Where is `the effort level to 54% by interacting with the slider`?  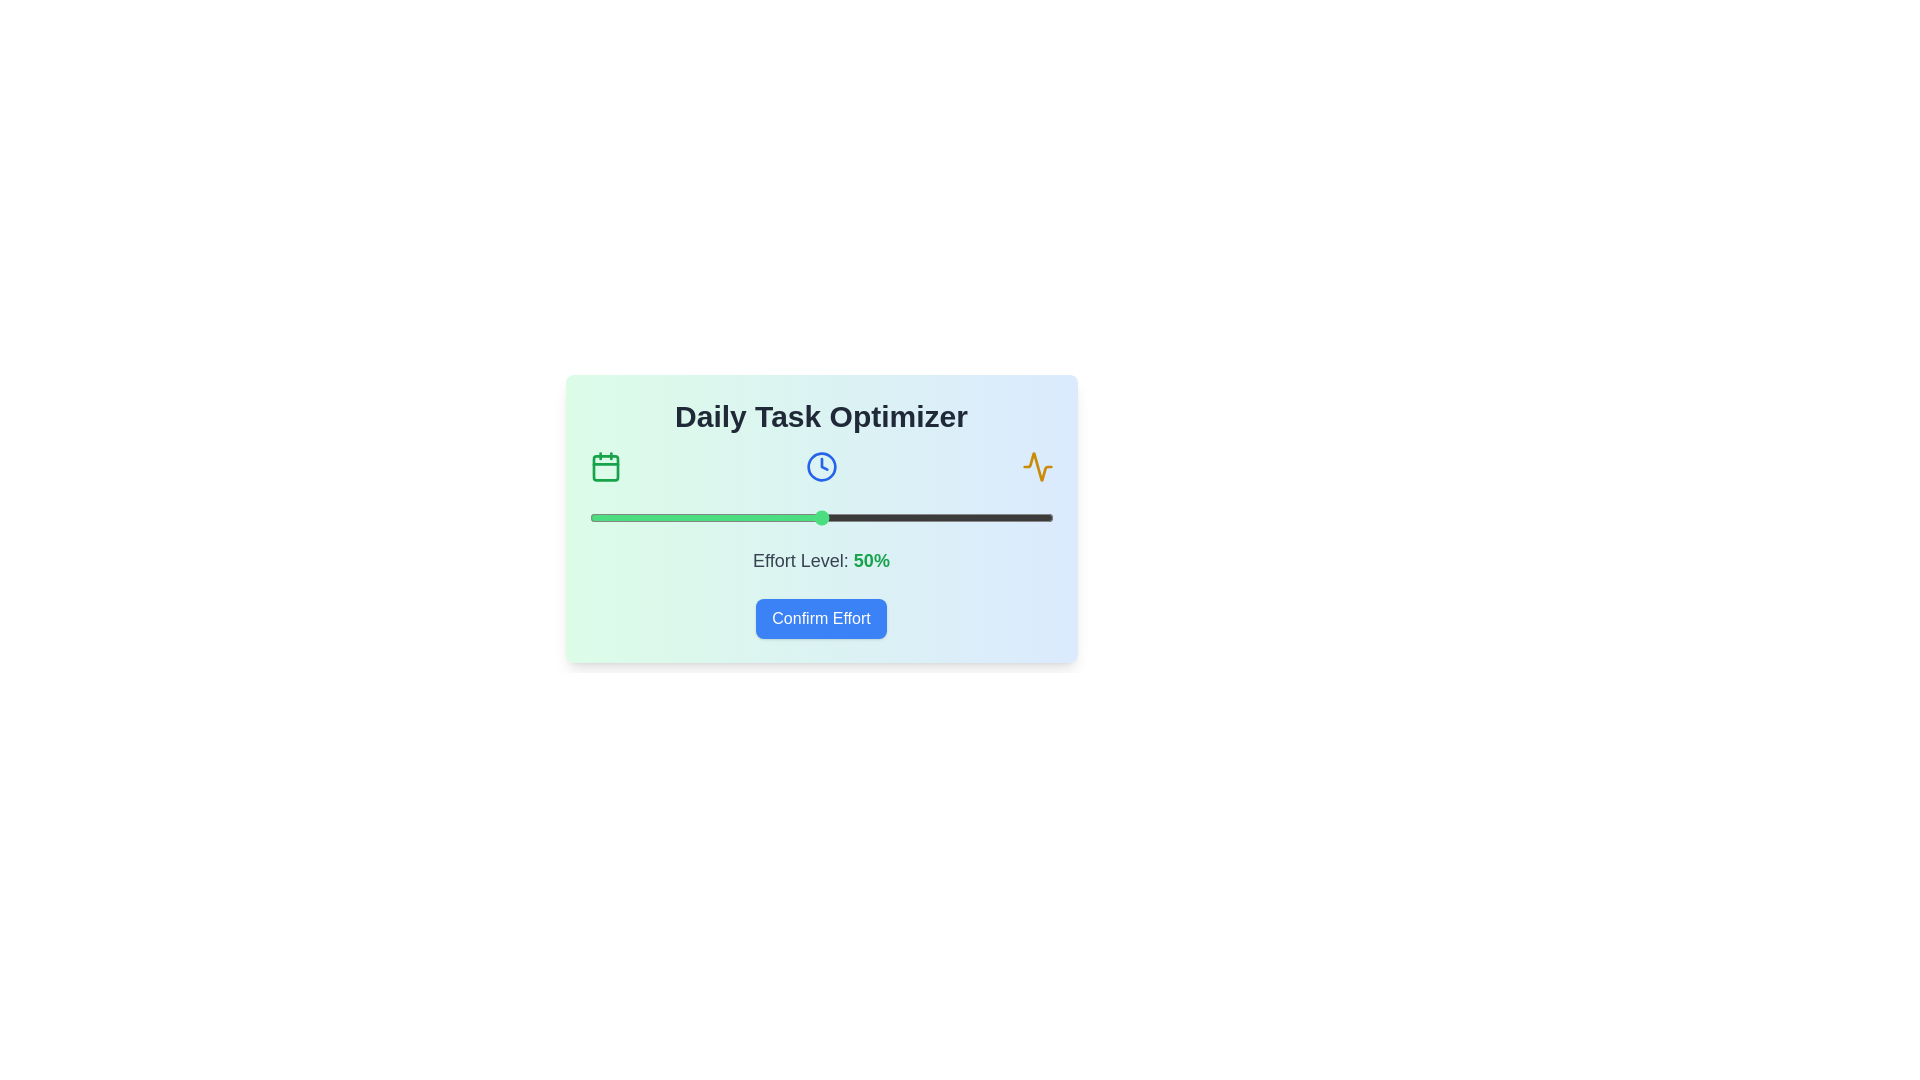
the effort level to 54% by interacting with the slider is located at coordinates (840, 516).